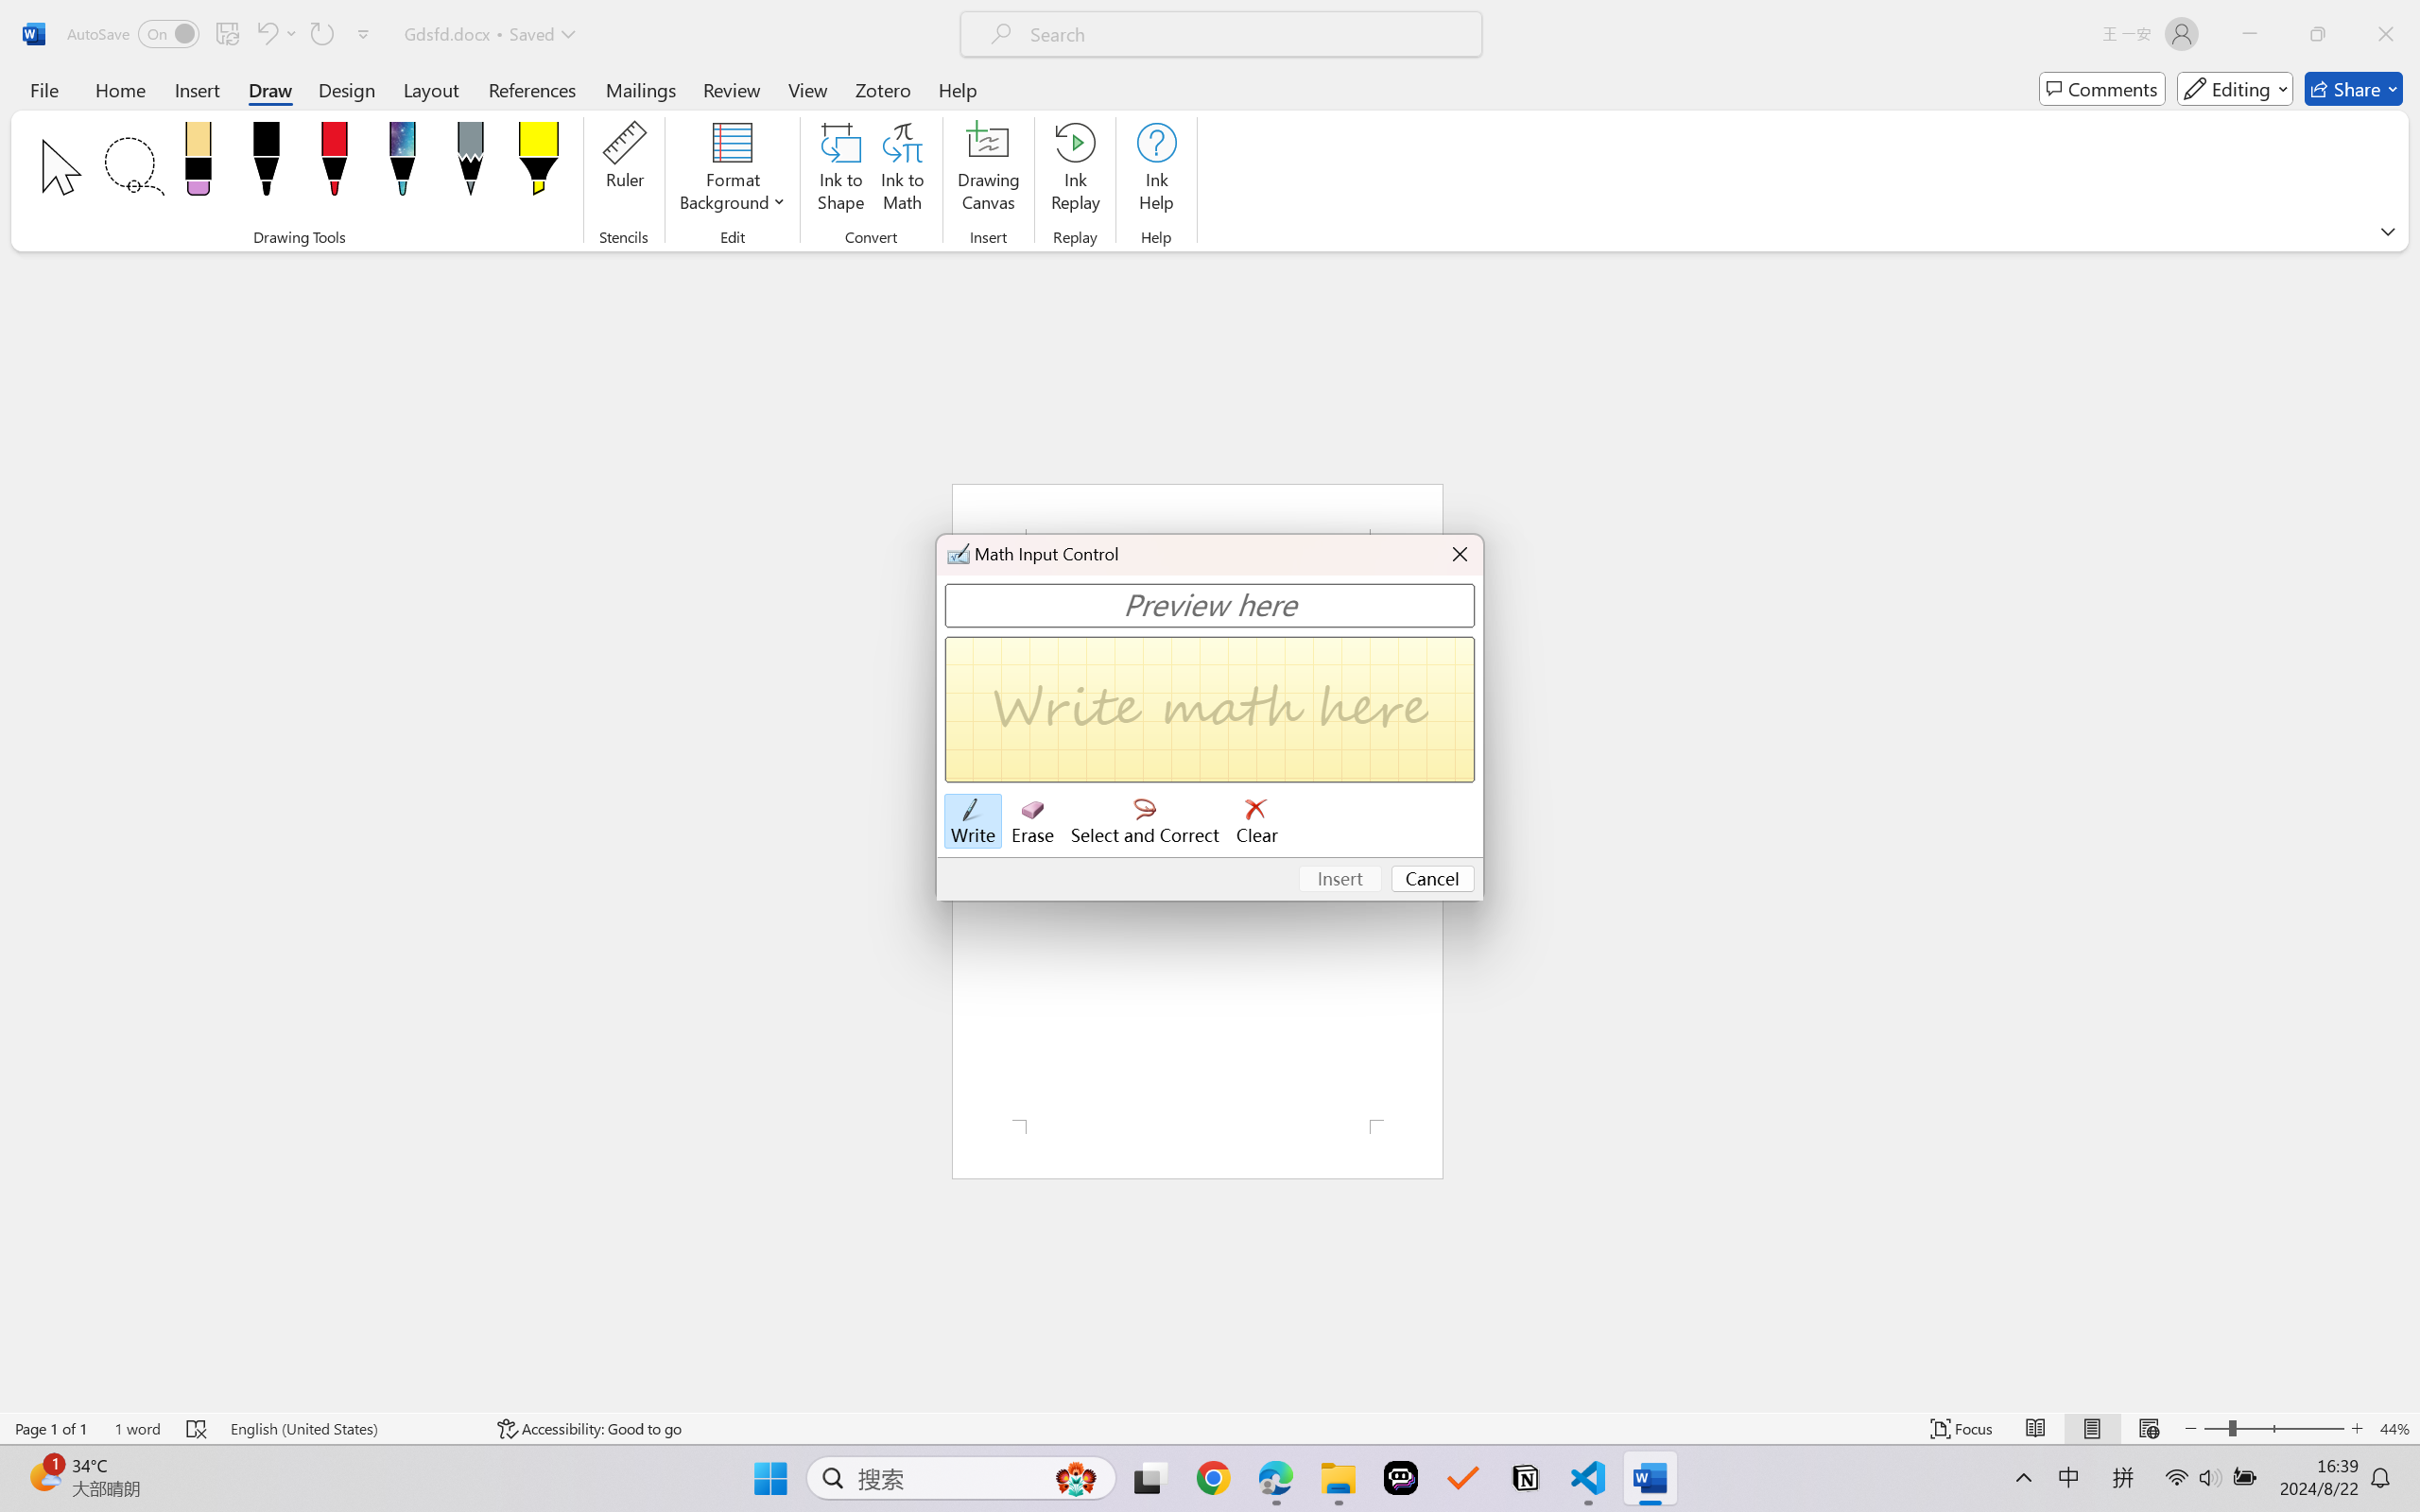 The height and width of the screenshot is (1512, 2420). What do you see at coordinates (1432, 879) in the screenshot?
I see `'Cancel'` at bounding box center [1432, 879].